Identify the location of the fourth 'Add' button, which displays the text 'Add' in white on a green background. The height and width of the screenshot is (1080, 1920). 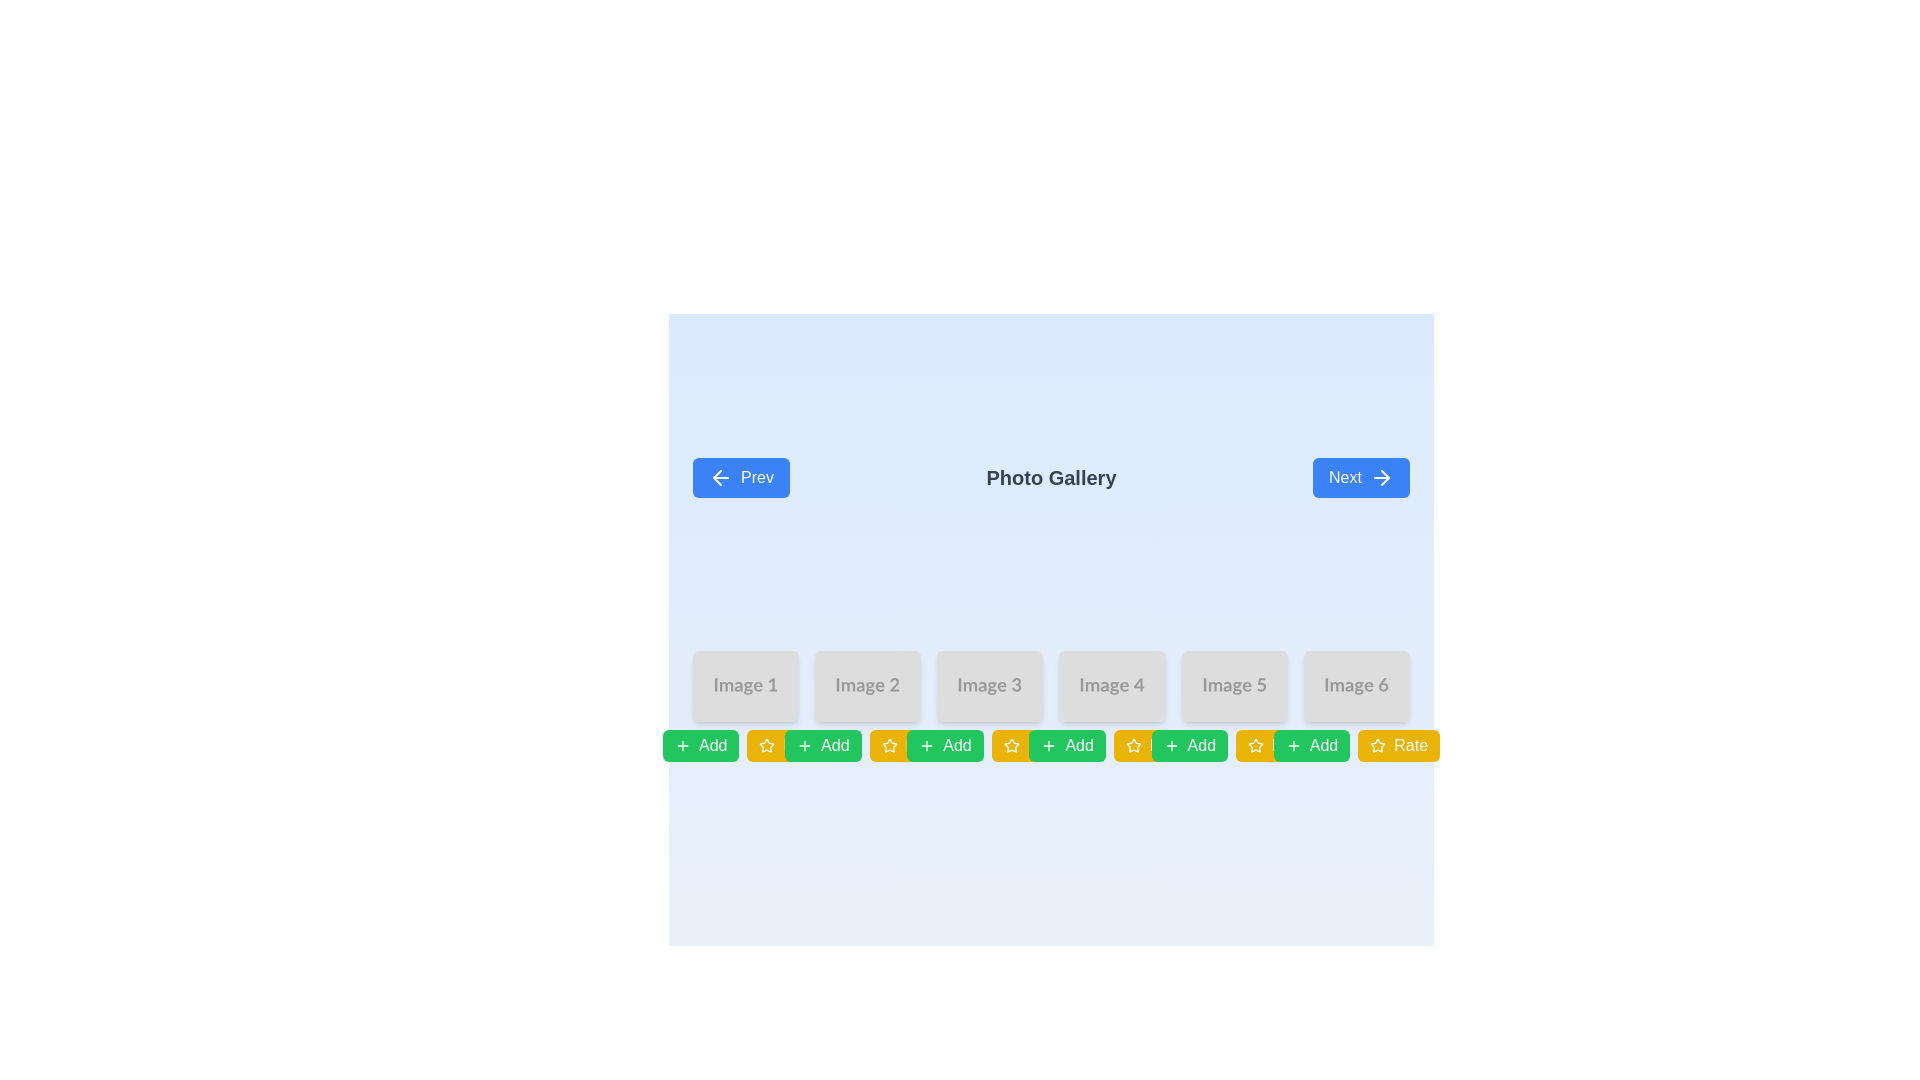
(956, 745).